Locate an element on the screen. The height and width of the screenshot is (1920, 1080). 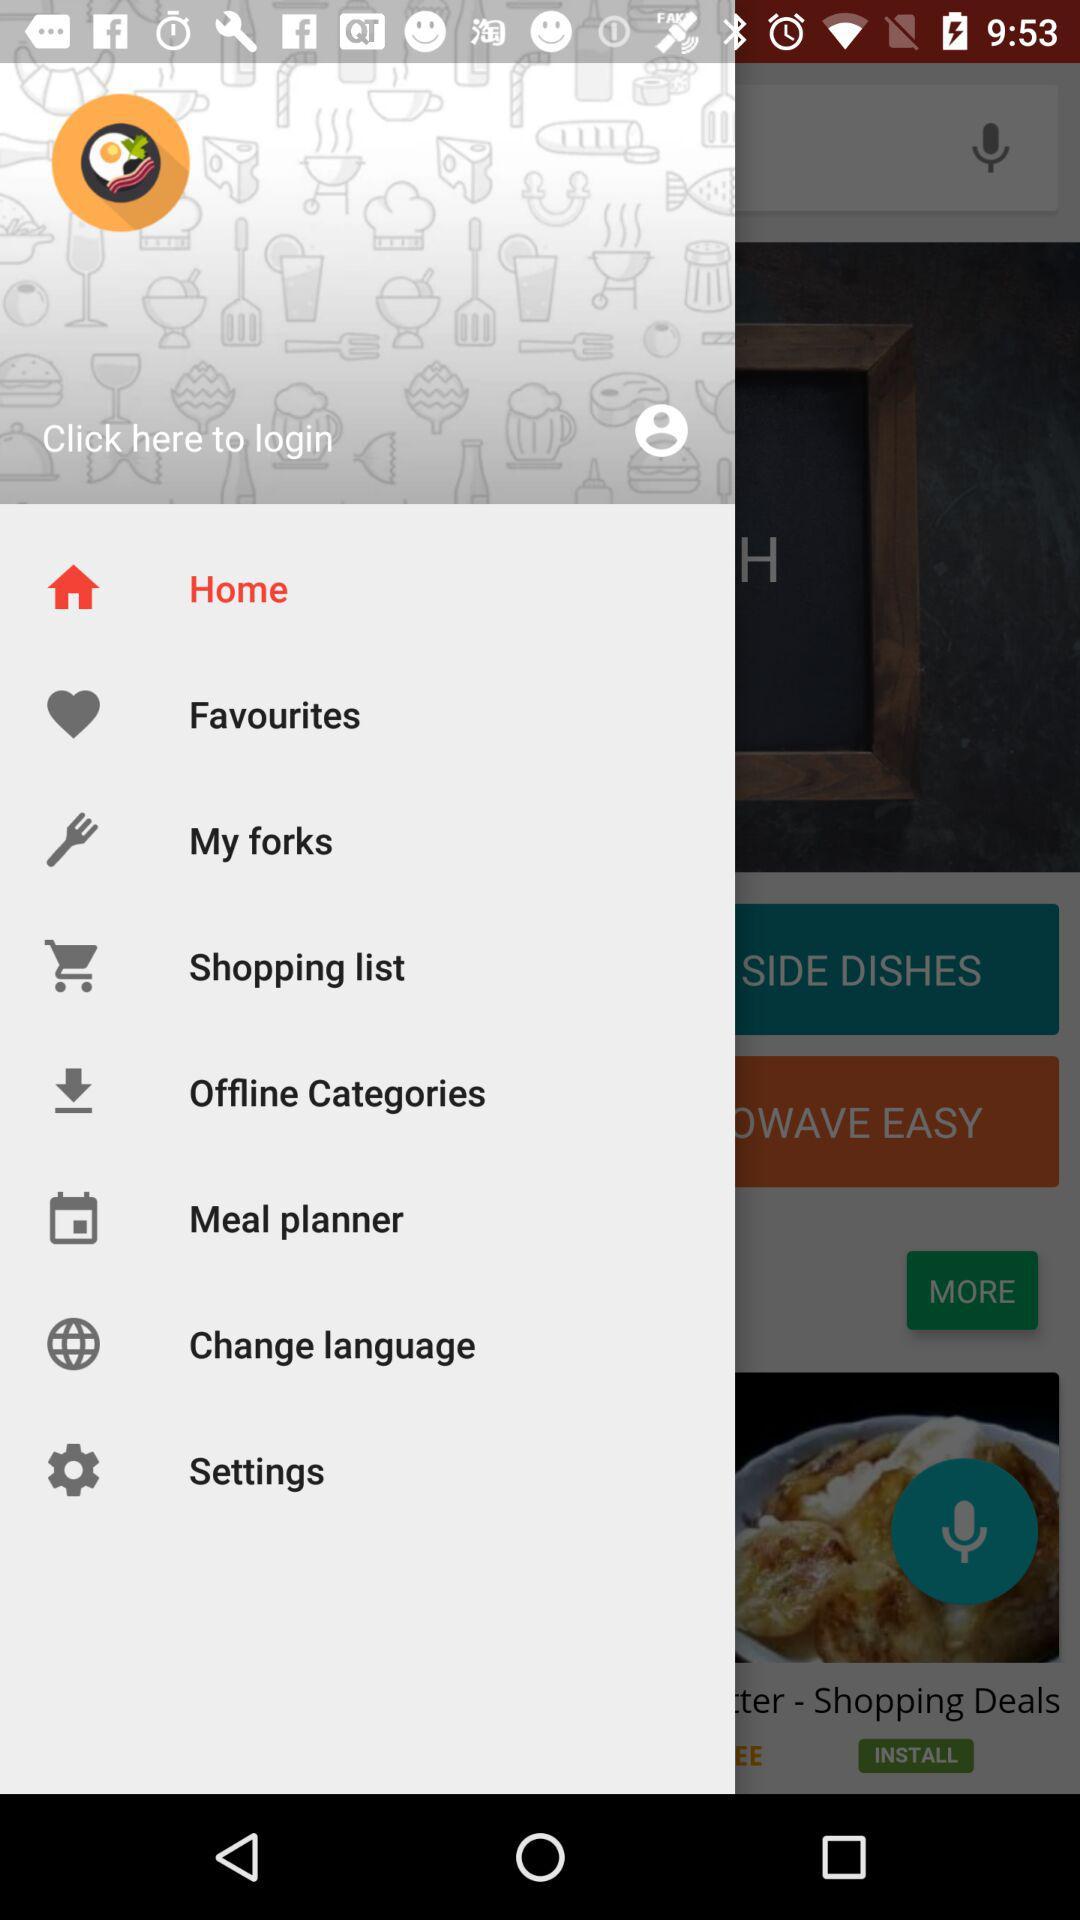
the microphone icon is located at coordinates (963, 1530).